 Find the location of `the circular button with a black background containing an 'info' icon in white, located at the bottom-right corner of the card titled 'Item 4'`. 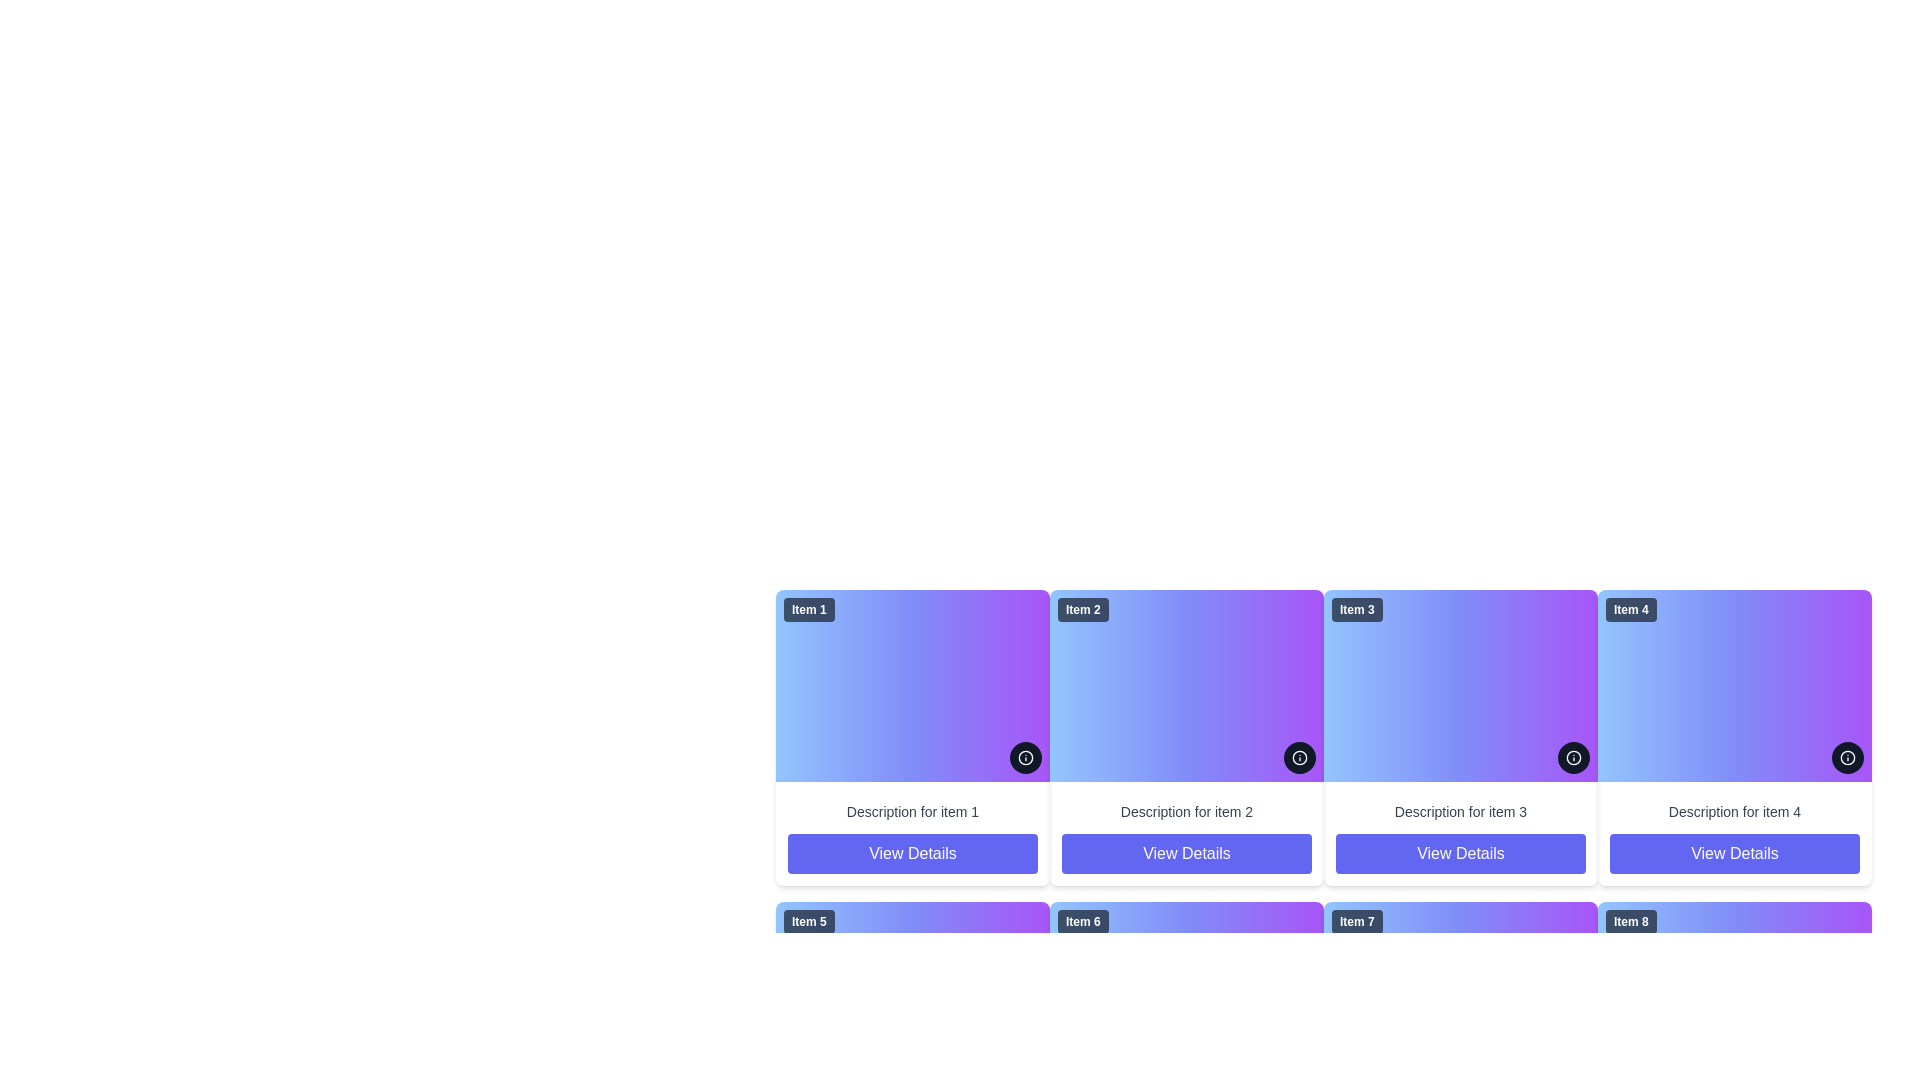

the circular button with a black background containing an 'info' icon in white, located at the bottom-right corner of the card titled 'Item 4' is located at coordinates (1847, 758).